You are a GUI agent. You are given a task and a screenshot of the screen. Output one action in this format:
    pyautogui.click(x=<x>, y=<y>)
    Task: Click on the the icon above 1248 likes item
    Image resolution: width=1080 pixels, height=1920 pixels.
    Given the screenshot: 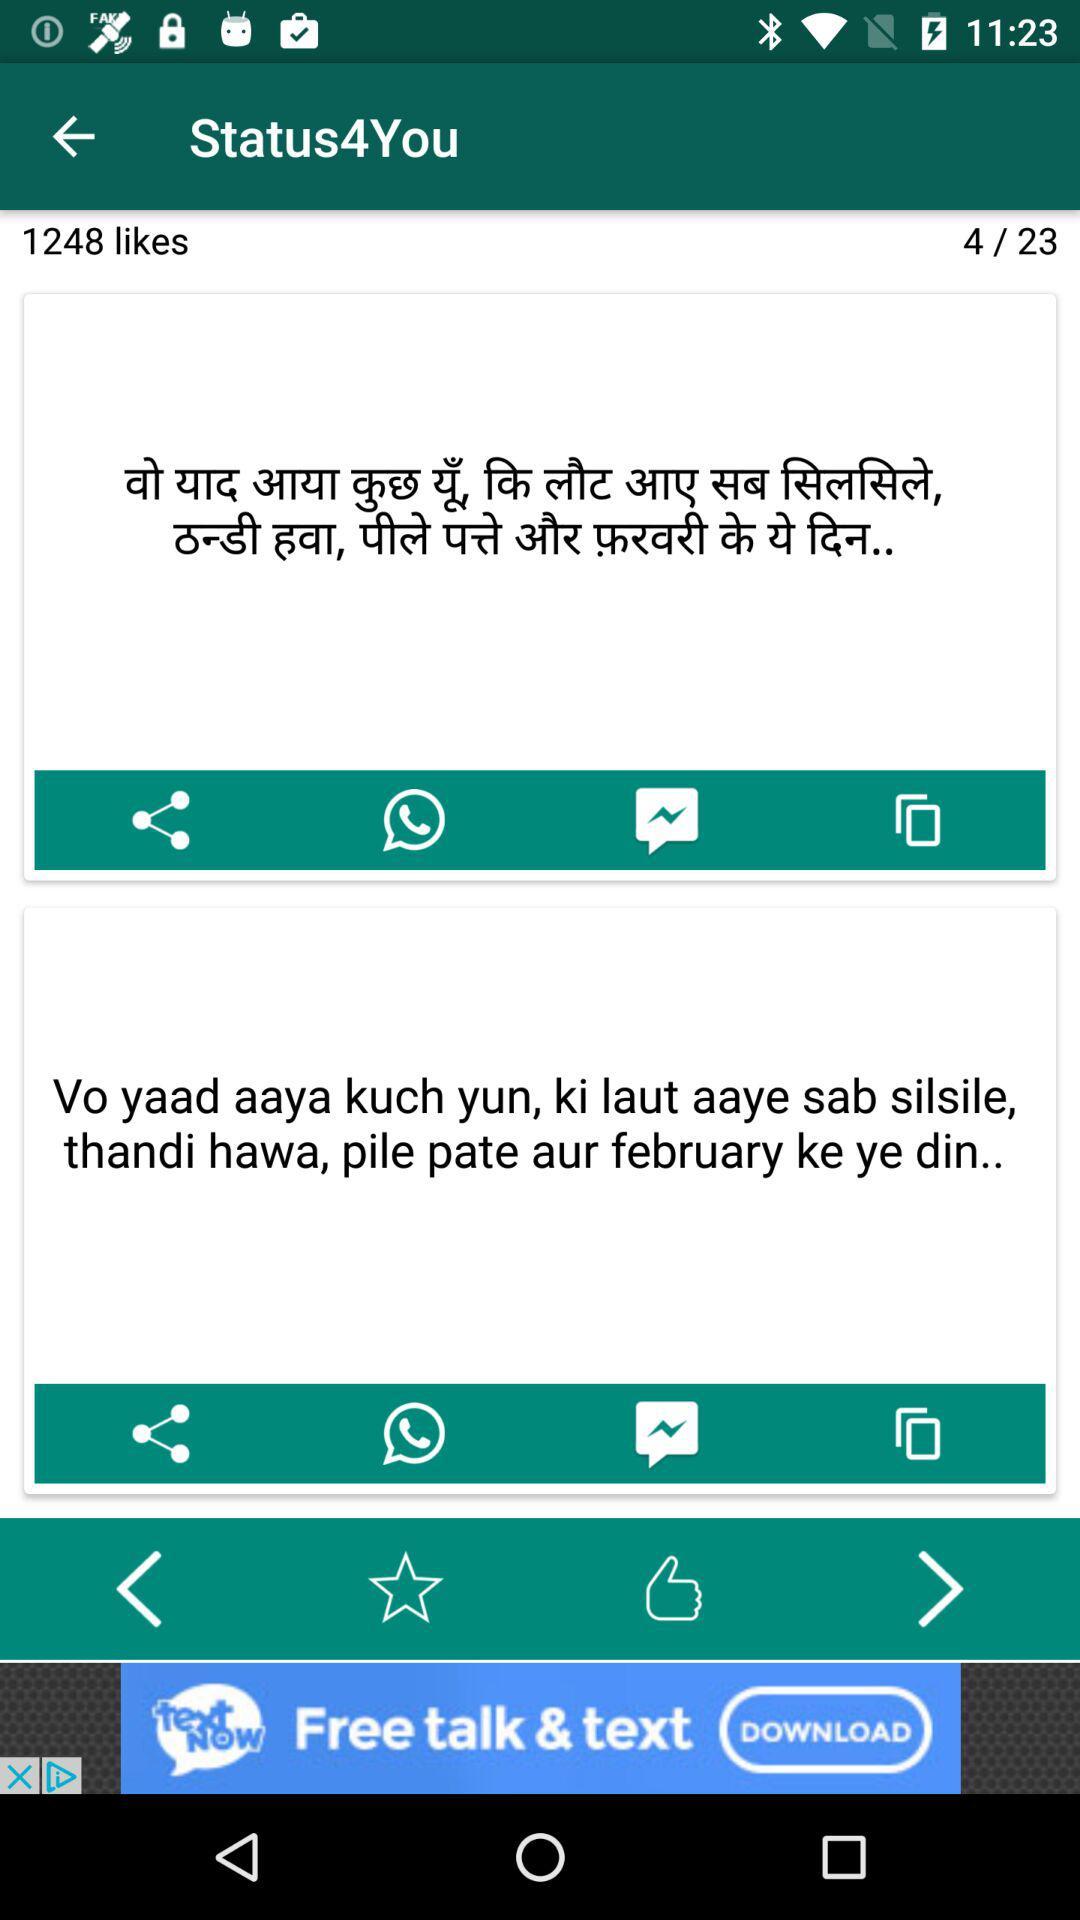 What is the action you would take?
    pyautogui.click(x=72, y=135)
    